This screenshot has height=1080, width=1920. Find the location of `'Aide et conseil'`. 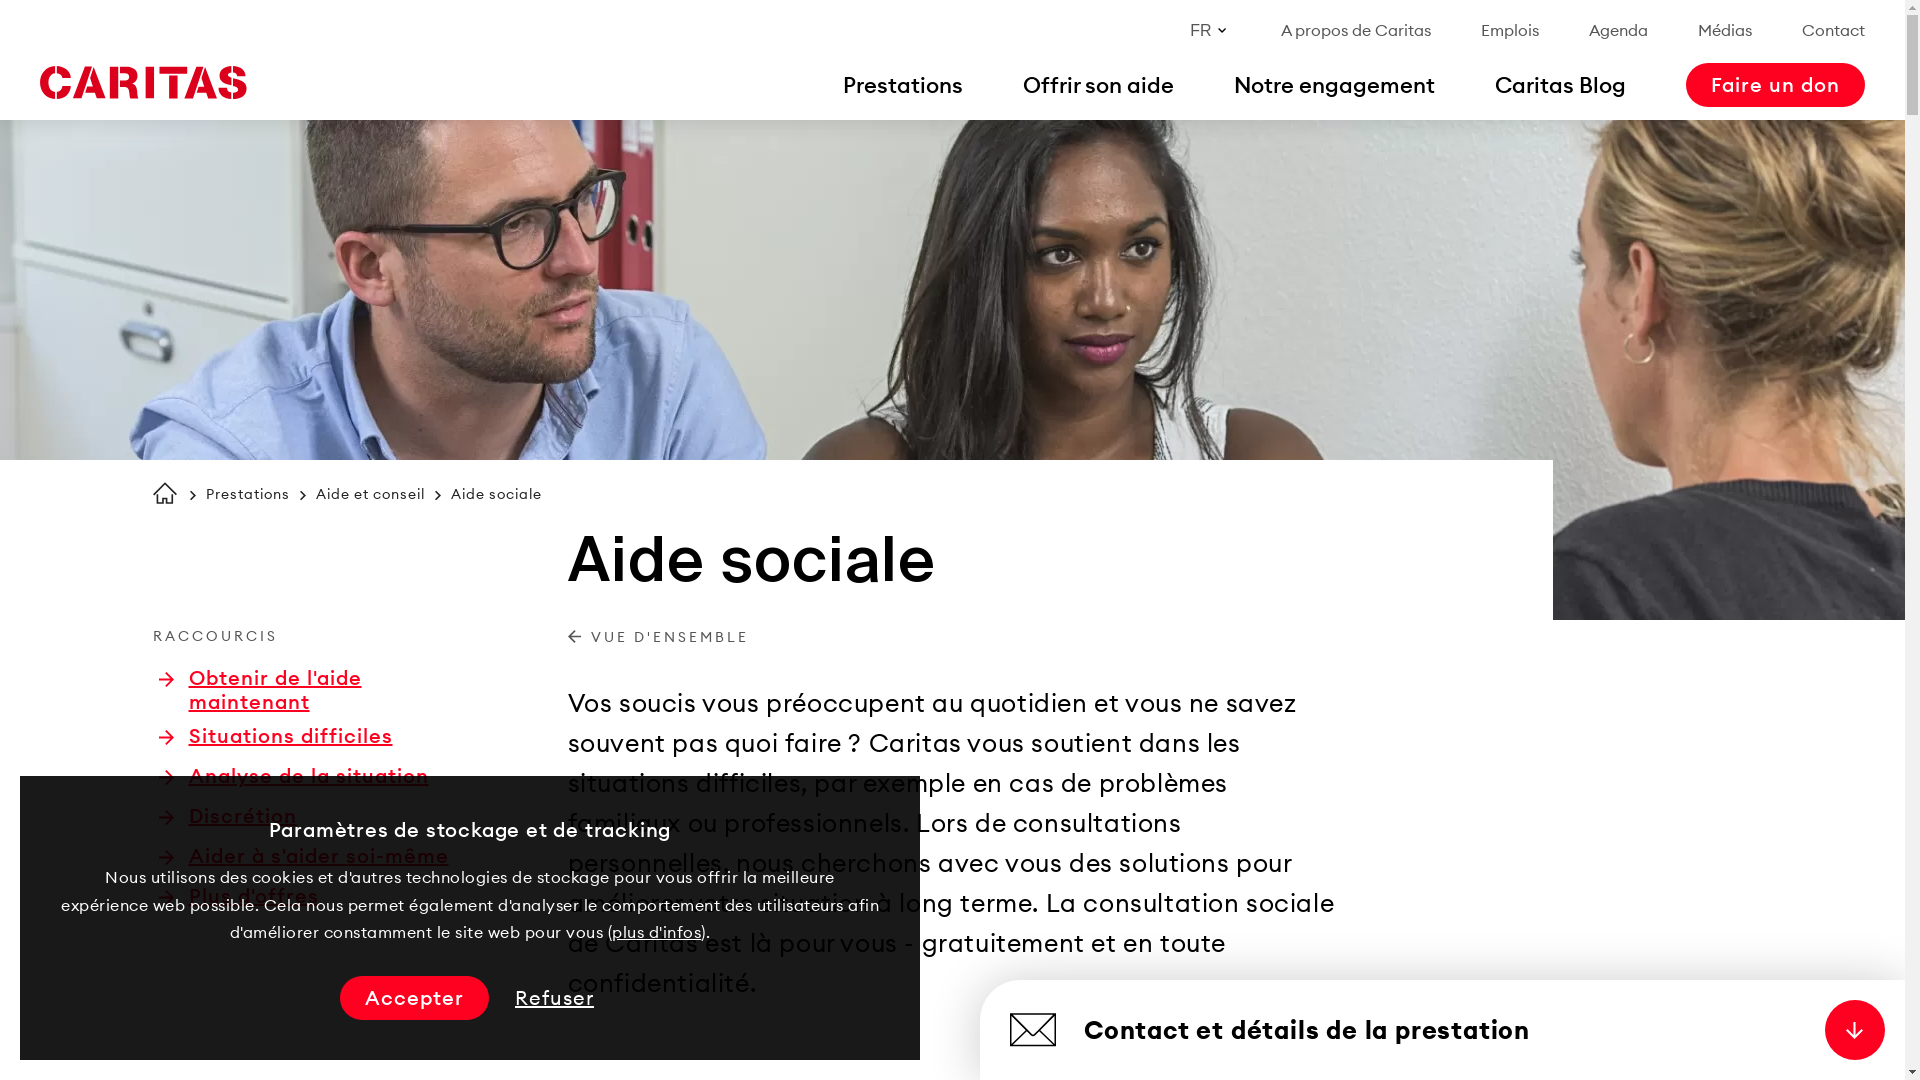

'Aide et conseil' is located at coordinates (370, 494).